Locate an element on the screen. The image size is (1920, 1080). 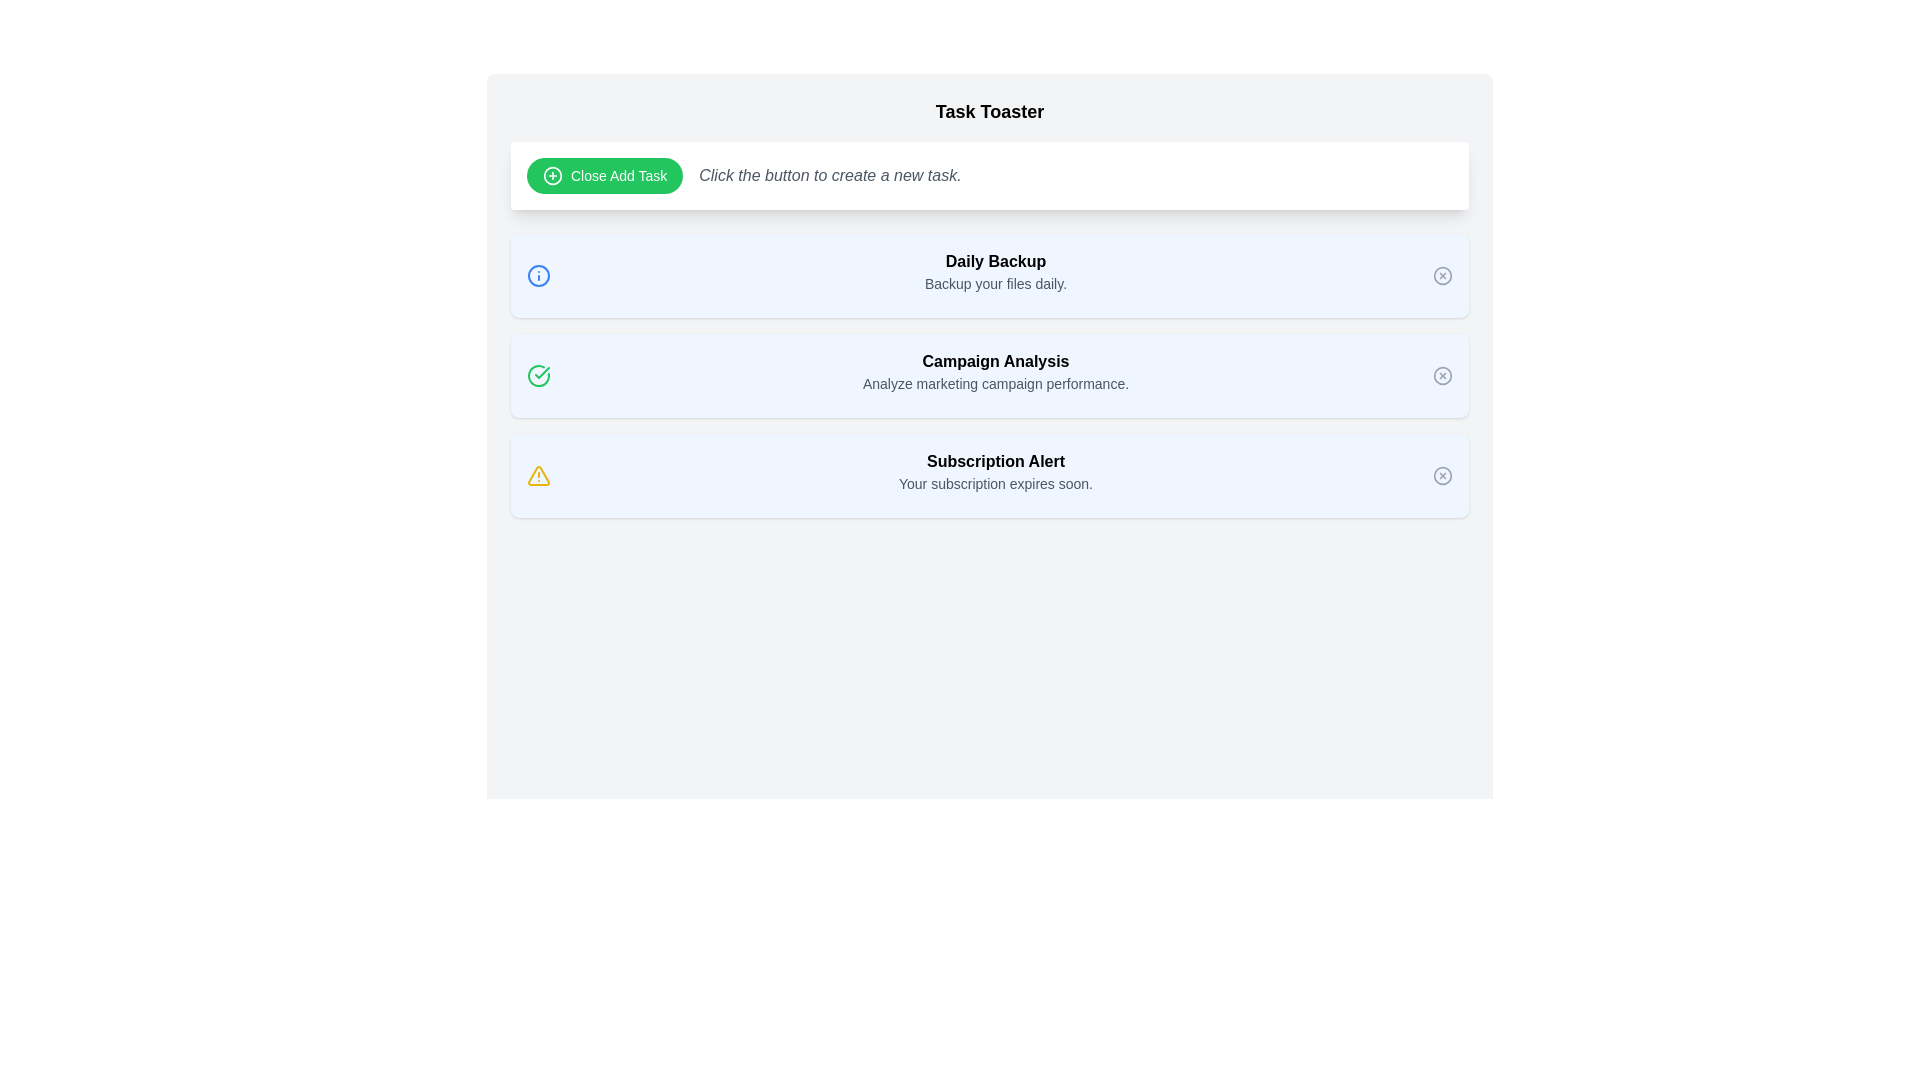
the text block that serves as a visual notification for imminent subscription expiry, which is located at the bottom of a vertical list of notifications and features a warning triangle icon on the left is located at coordinates (996, 475).